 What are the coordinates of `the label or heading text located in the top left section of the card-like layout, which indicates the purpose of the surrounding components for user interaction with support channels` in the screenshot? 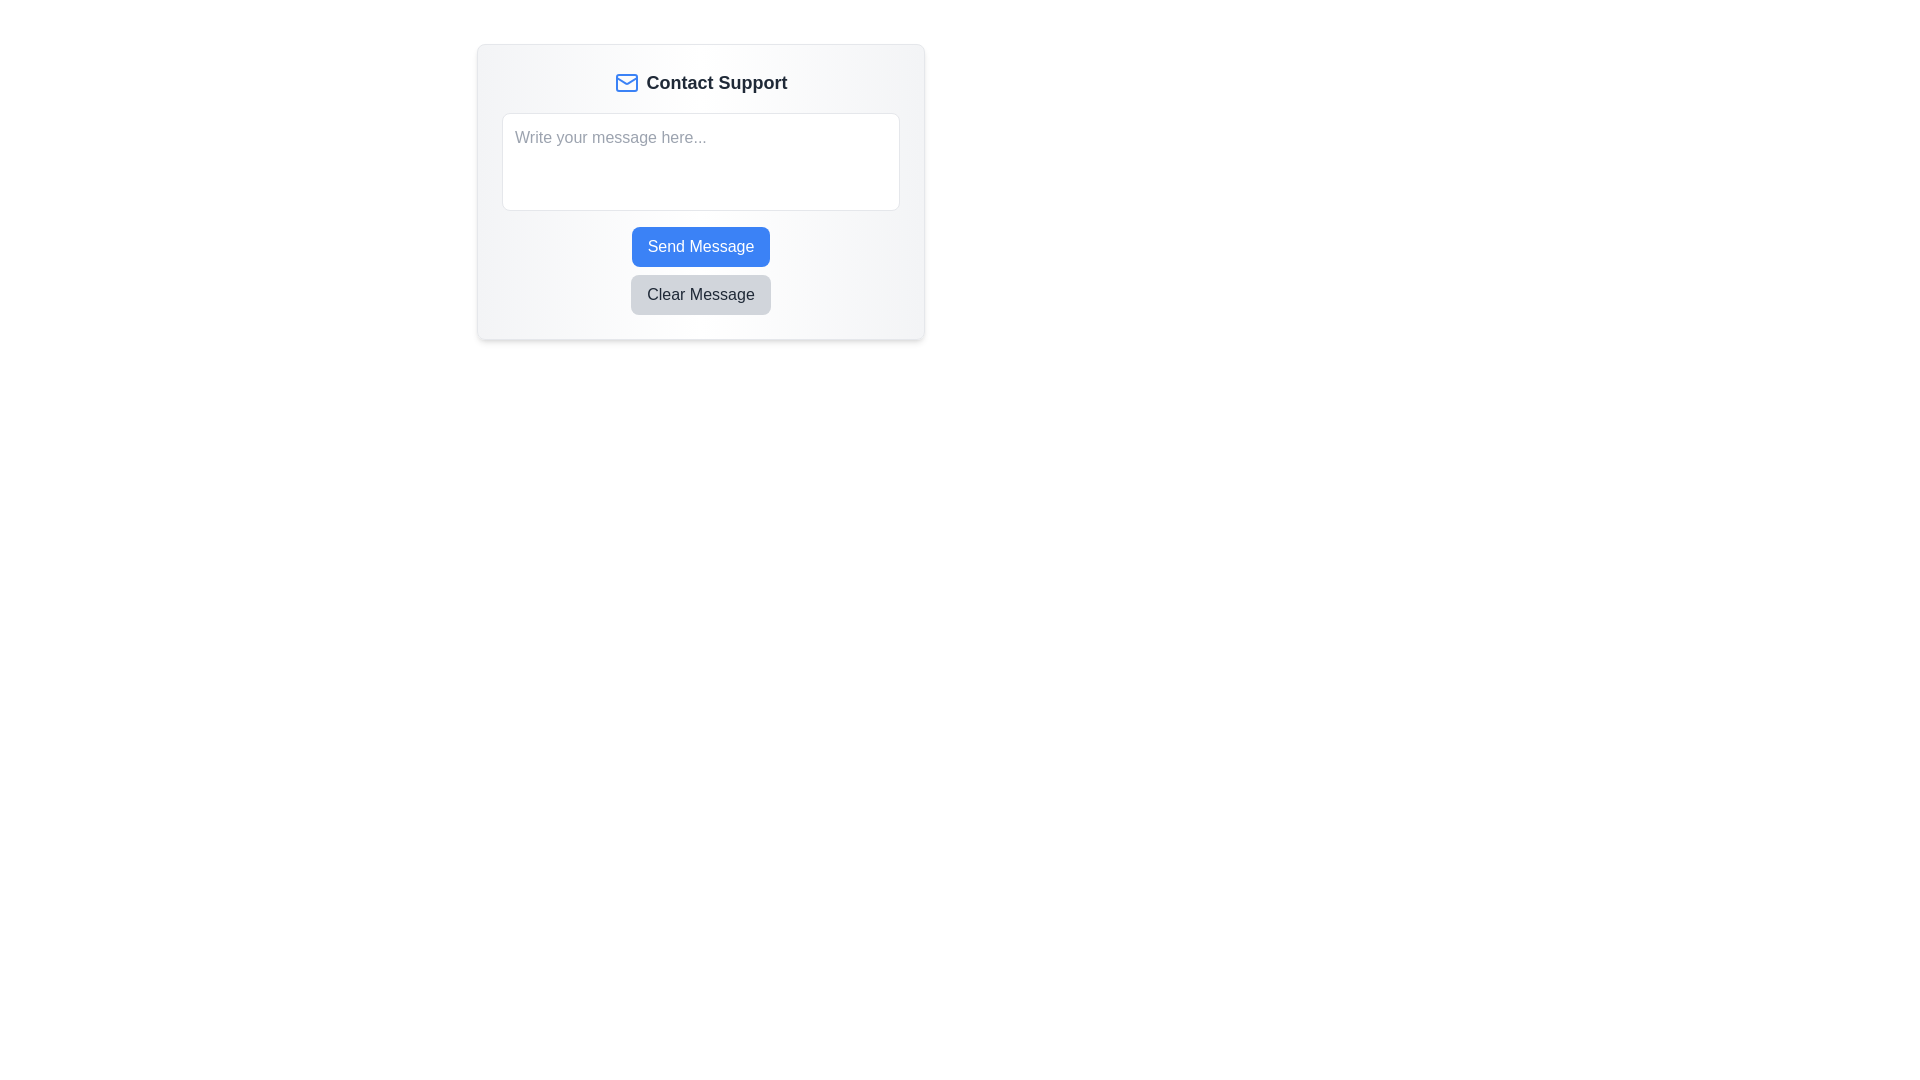 It's located at (716, 82).